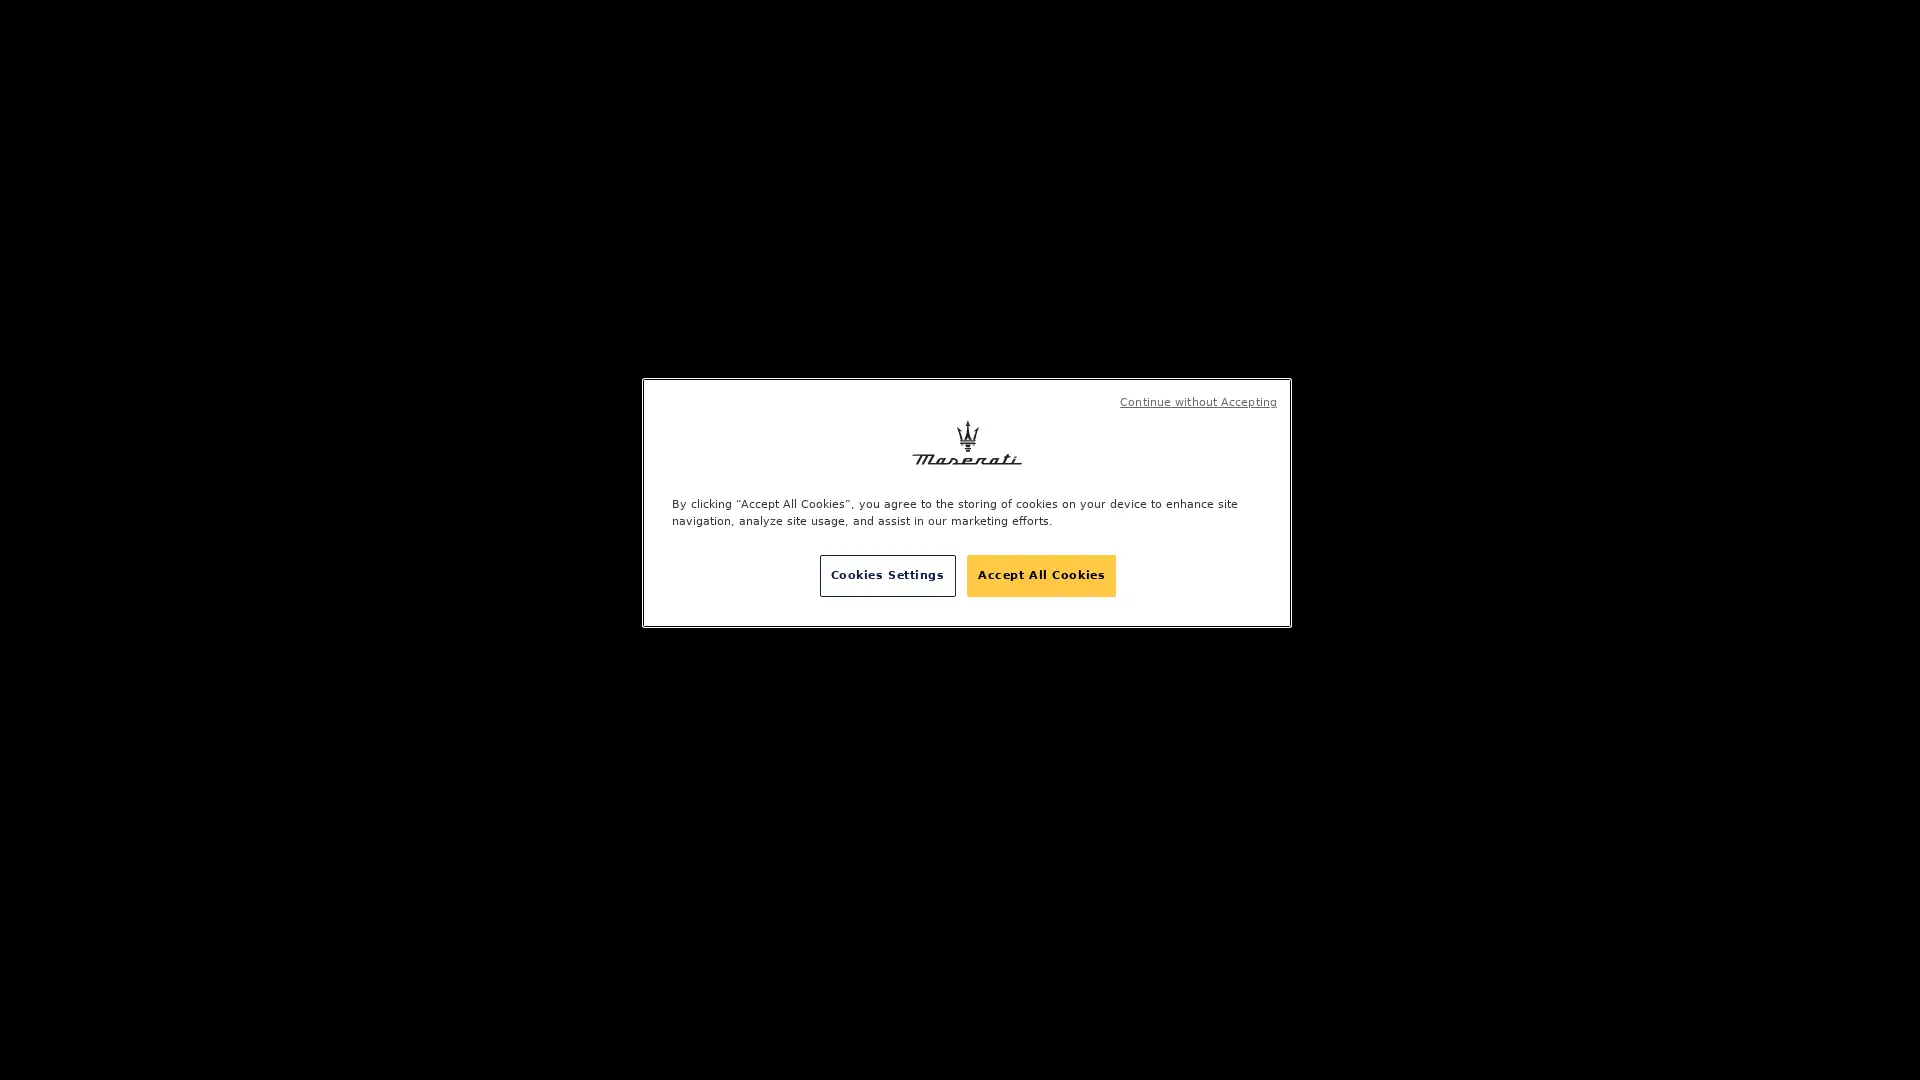 The image size is (1920, 1080). Describe the element at coordinates (1040, 575) in the screenshot. I see `Accept All Cookies` at that location.